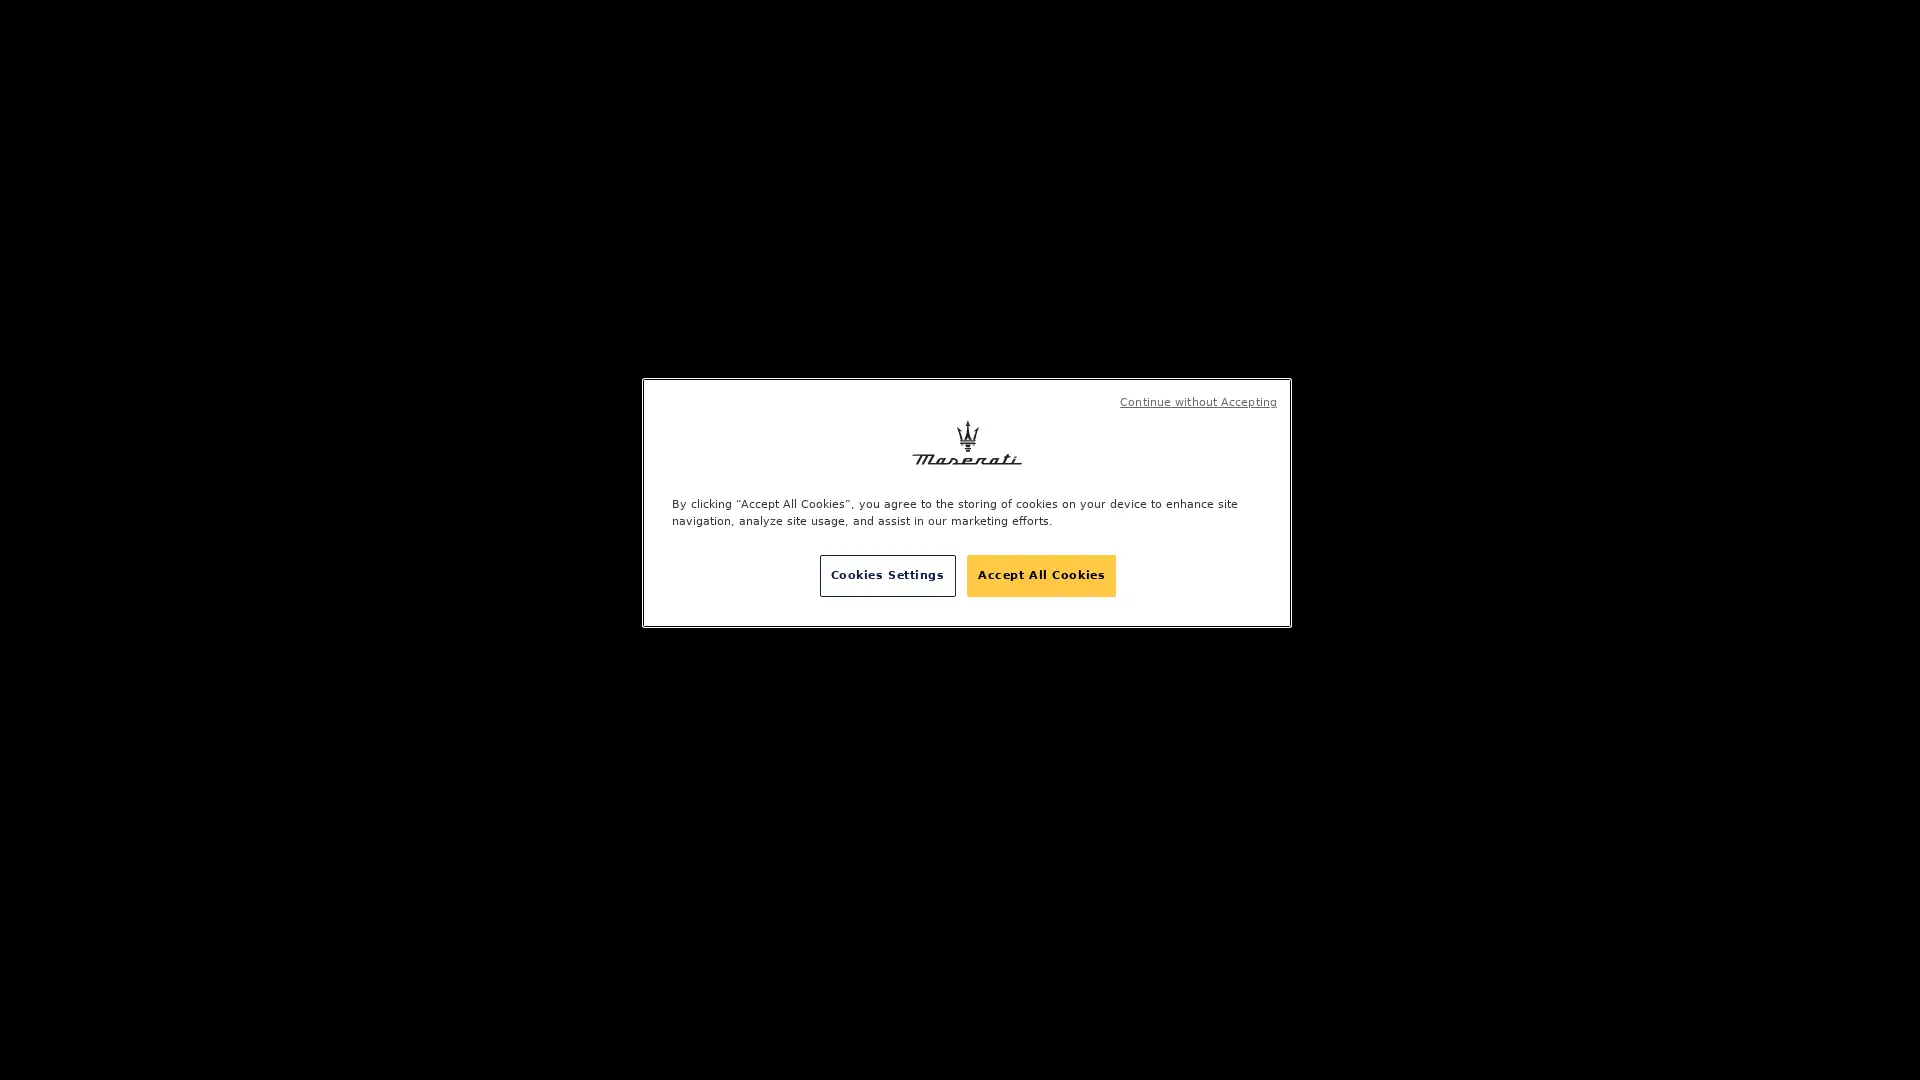 The image size is (1920, 1080). Describe the element at coordinates (1040, 575) in the screenshot. I see `Accept All Cookies` at that location.